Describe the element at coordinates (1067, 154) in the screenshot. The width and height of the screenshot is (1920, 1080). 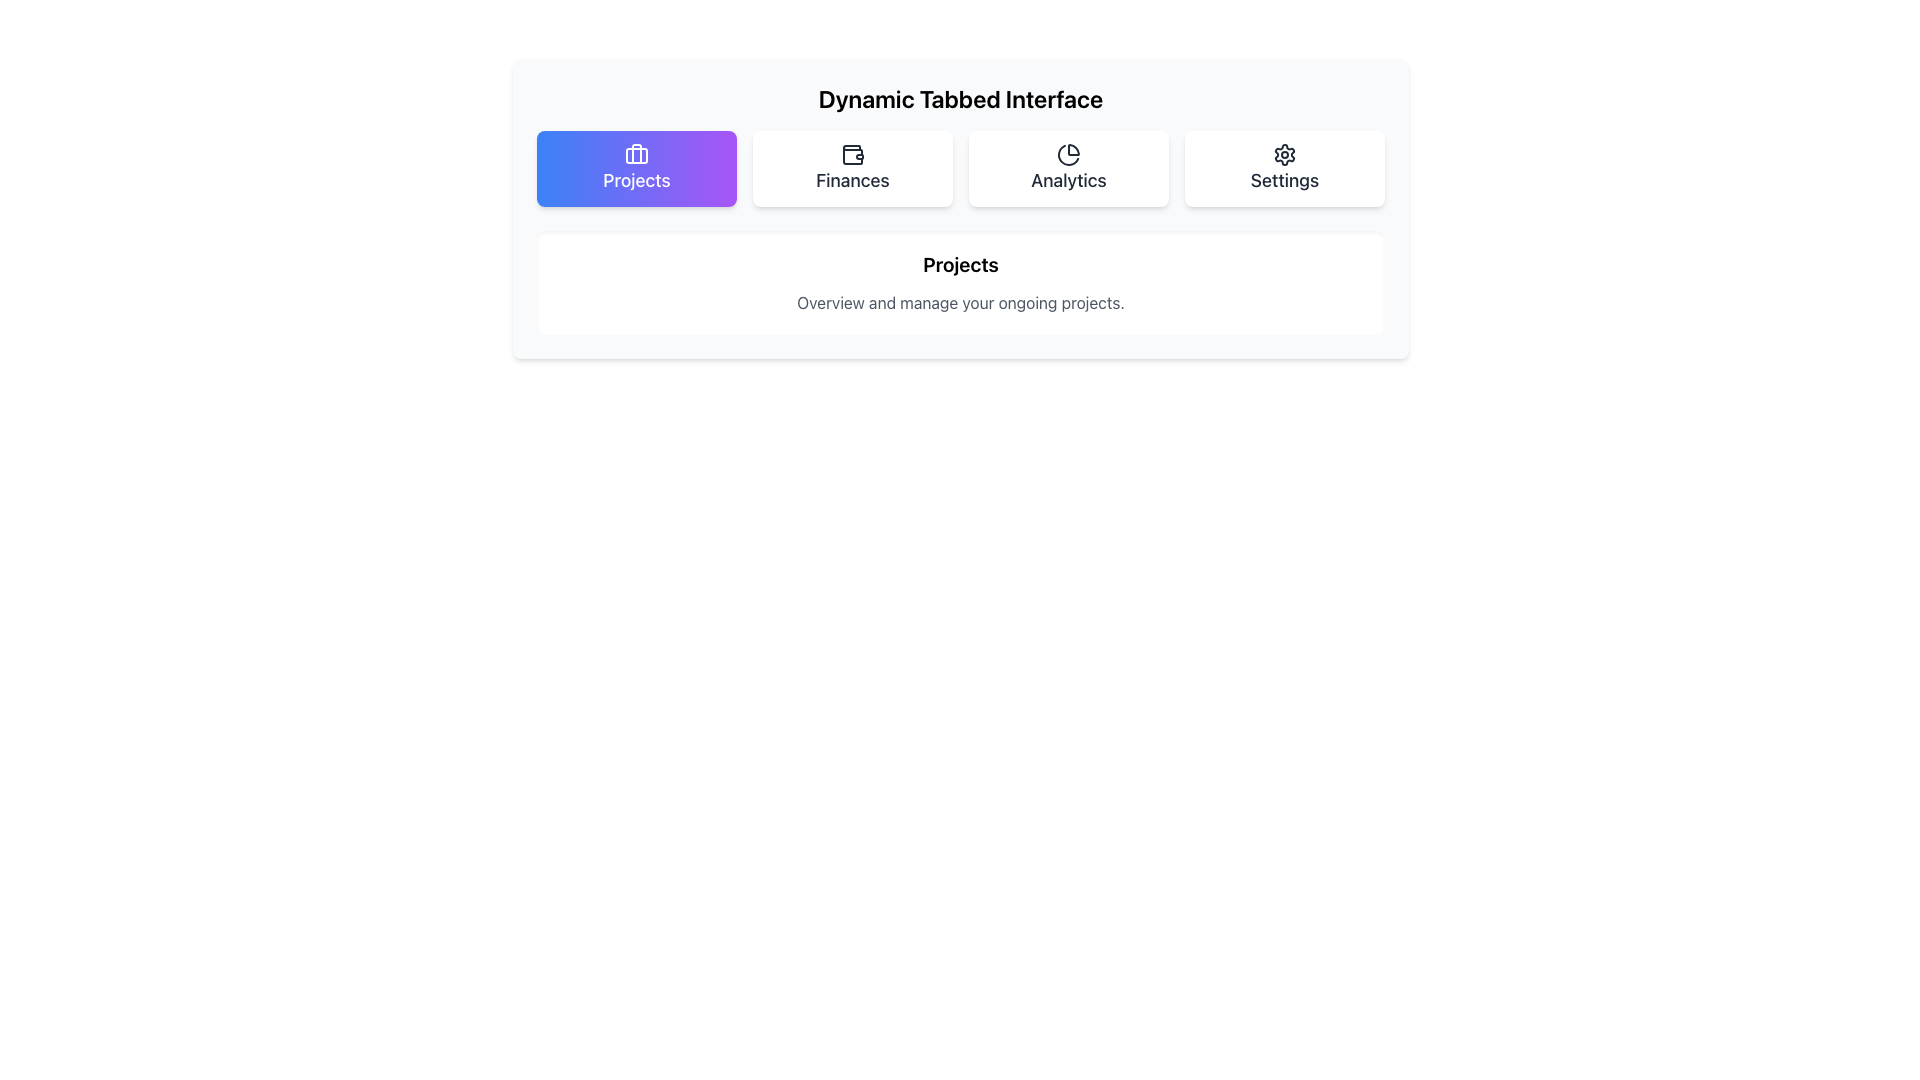
I see `the pie chart segment located in the 'Analytics' tab of the navigation interface, which is the third tab from the left and features a clean, minimalistic design` at that location.